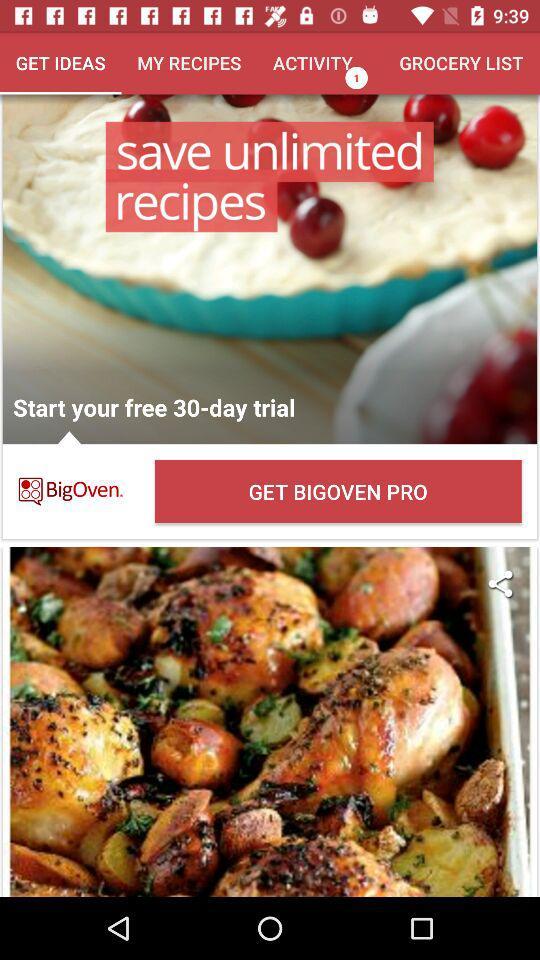  What do you see at coordinates (499, 583) in the screenshot?
I see `the icon below get bigoven pro item` at bounding box center [499, 583].